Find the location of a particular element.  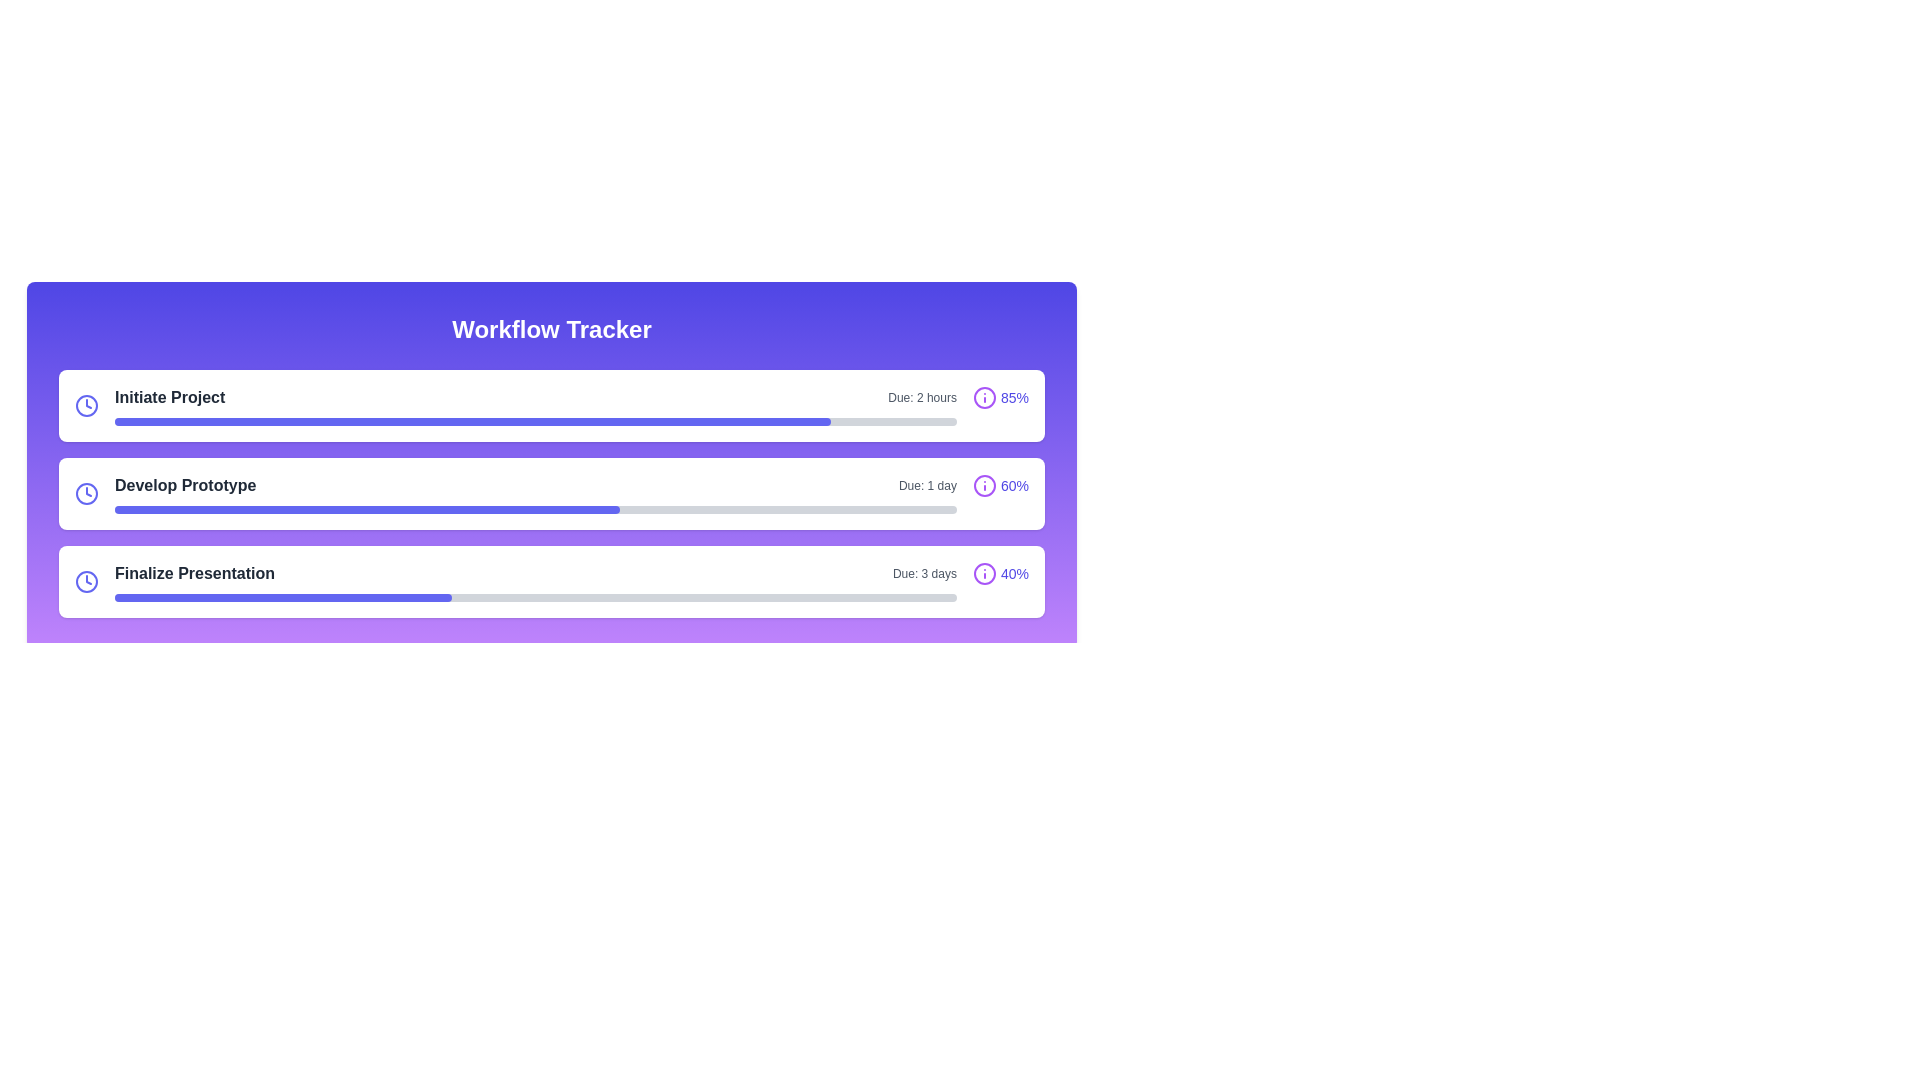

text label displaying 'Develop Prototype', which is located under the 'Initiate Project' task and above the 'Finalize Presentation' task in the task list is located at coordinates (185, 486).